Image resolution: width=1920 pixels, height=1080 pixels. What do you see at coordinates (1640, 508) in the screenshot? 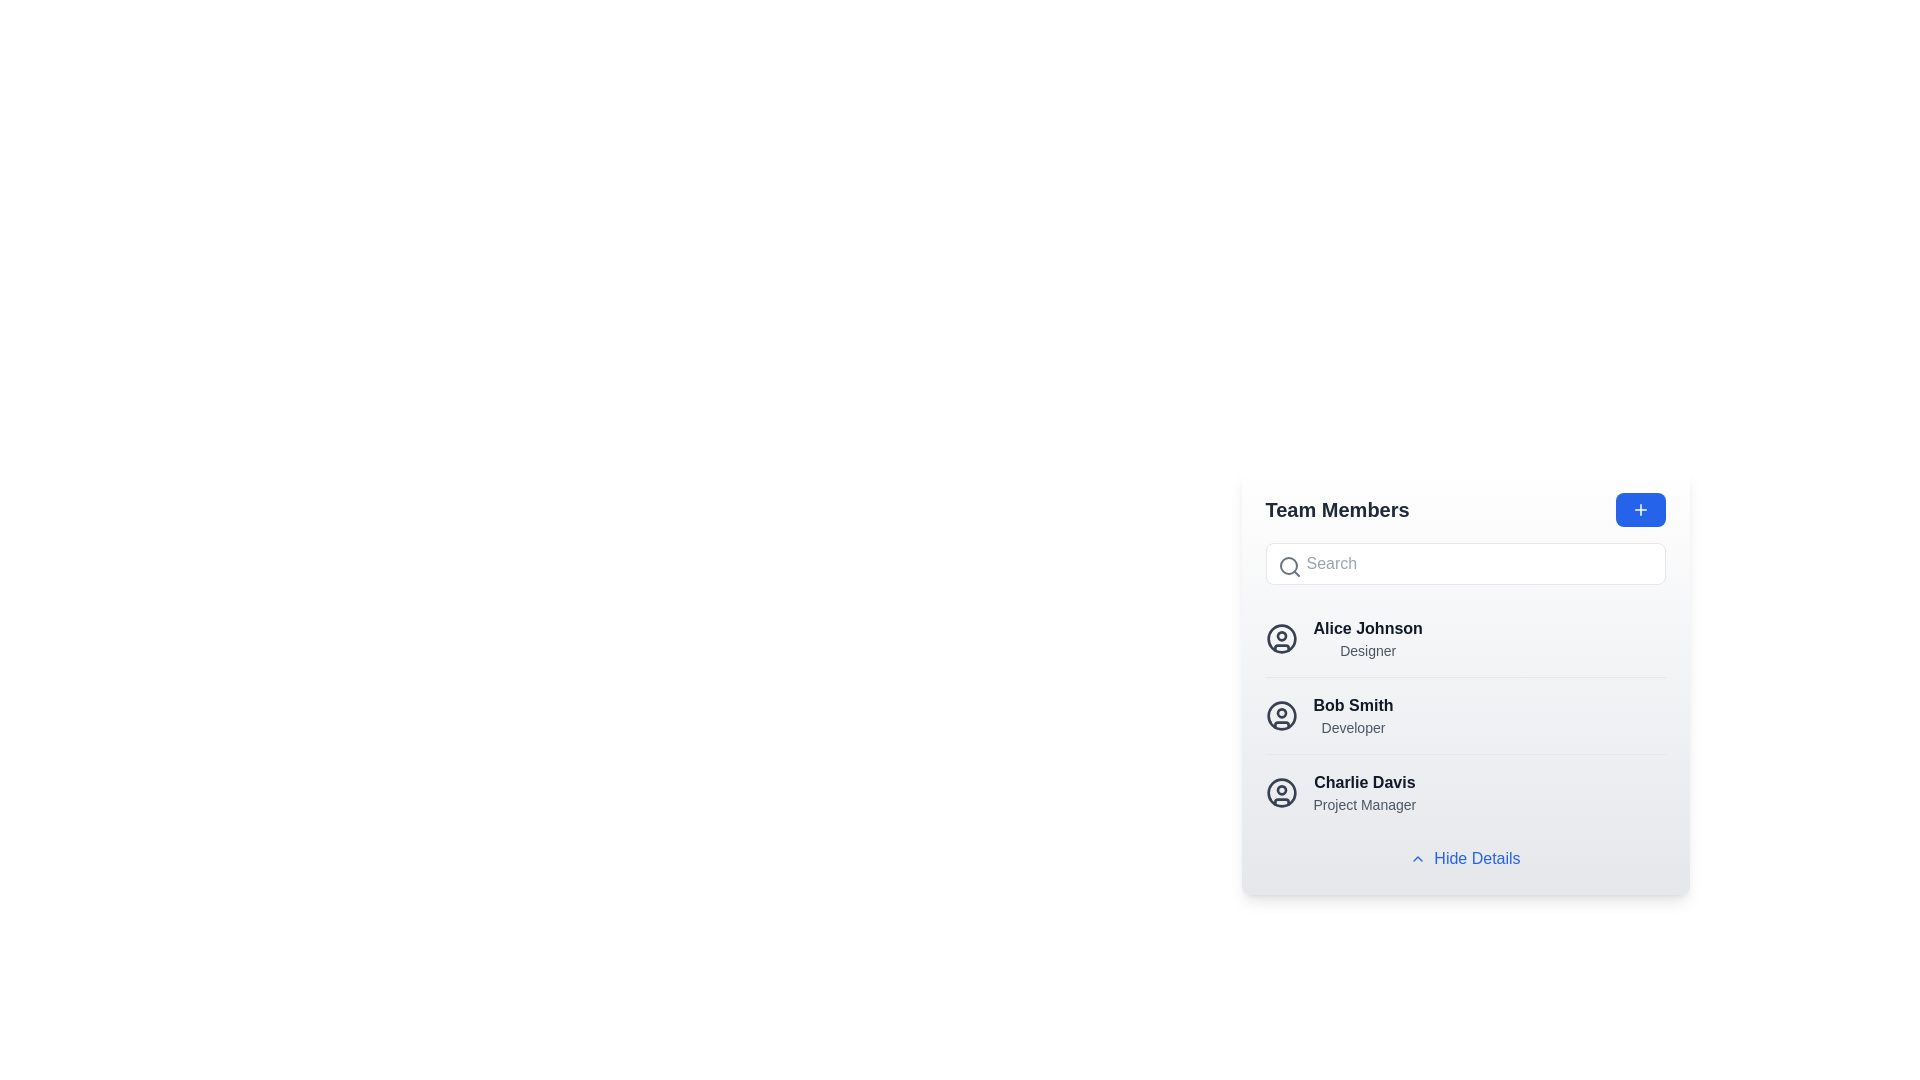
I see `the rounded rectangular blue button with a white plus symbol` at bounding box center [1640, 508].